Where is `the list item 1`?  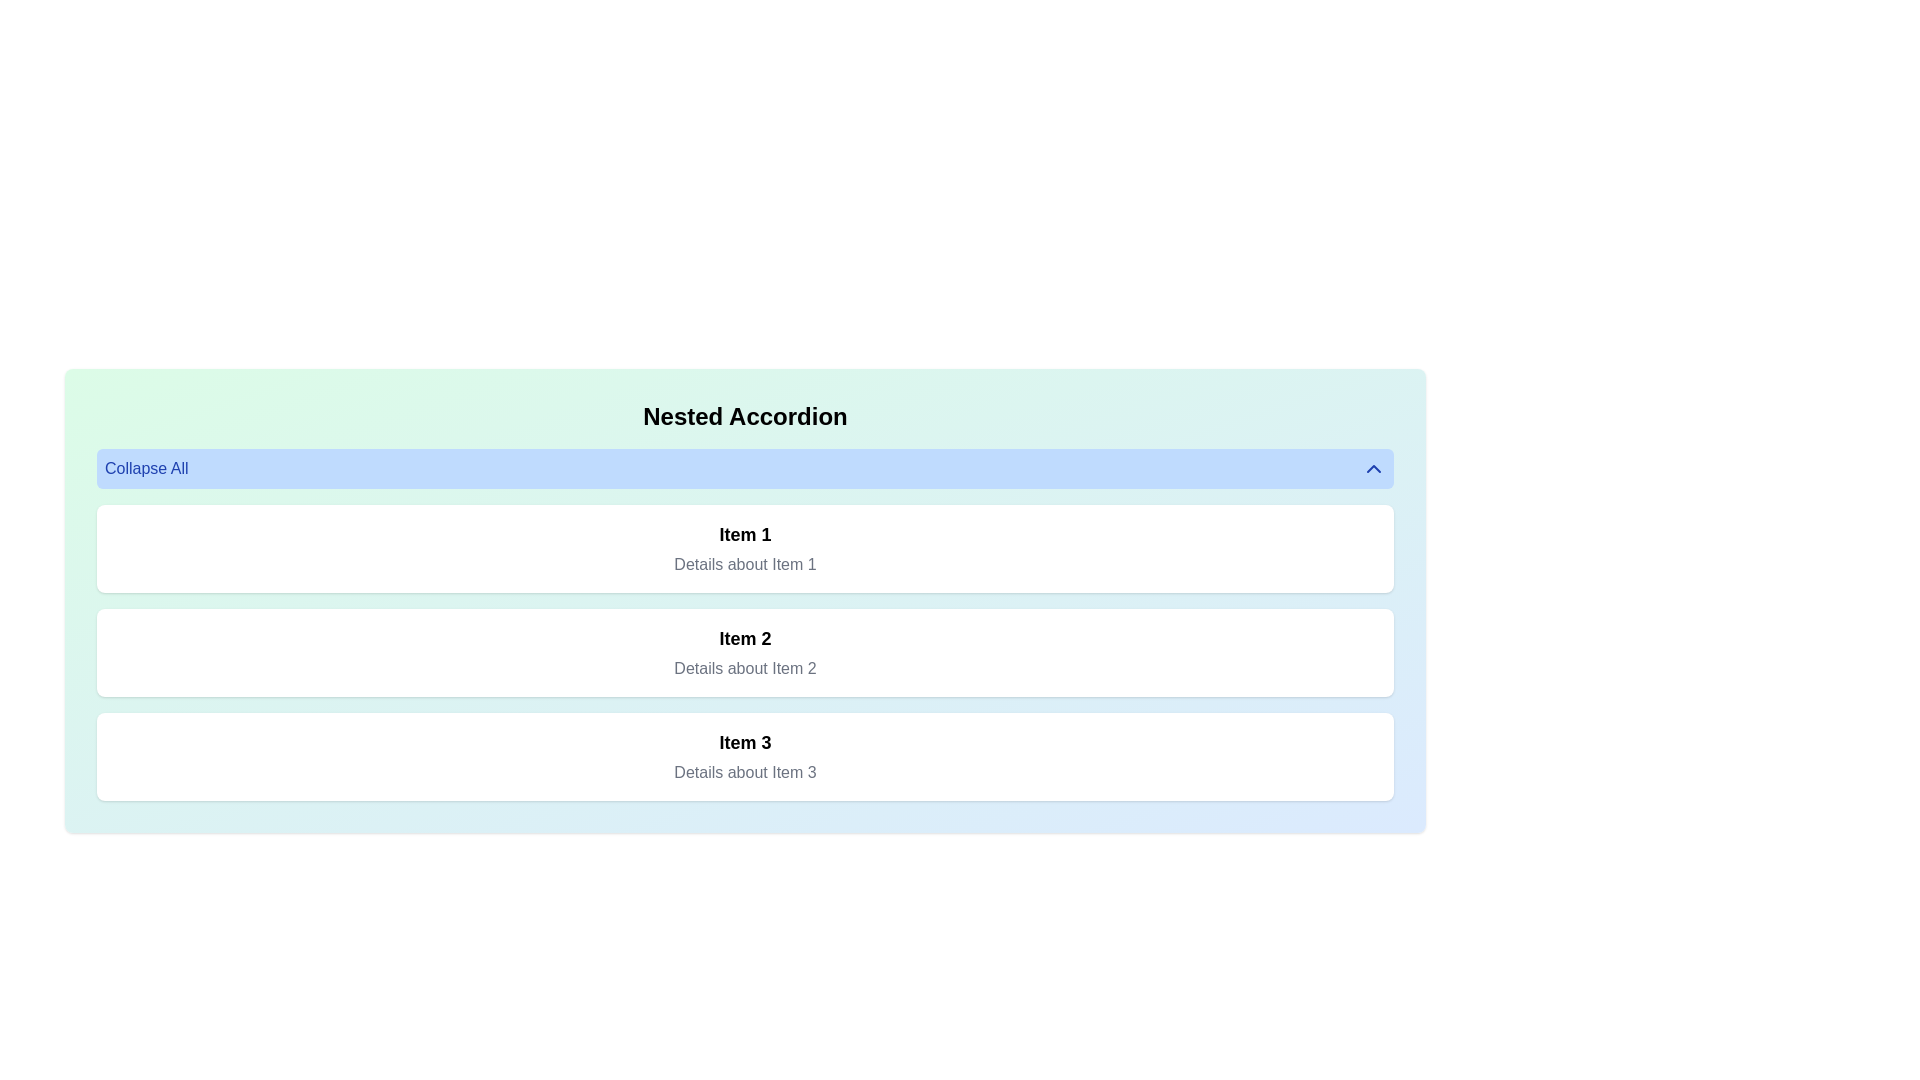
the list item 1 is located at coordinates (744, 548).